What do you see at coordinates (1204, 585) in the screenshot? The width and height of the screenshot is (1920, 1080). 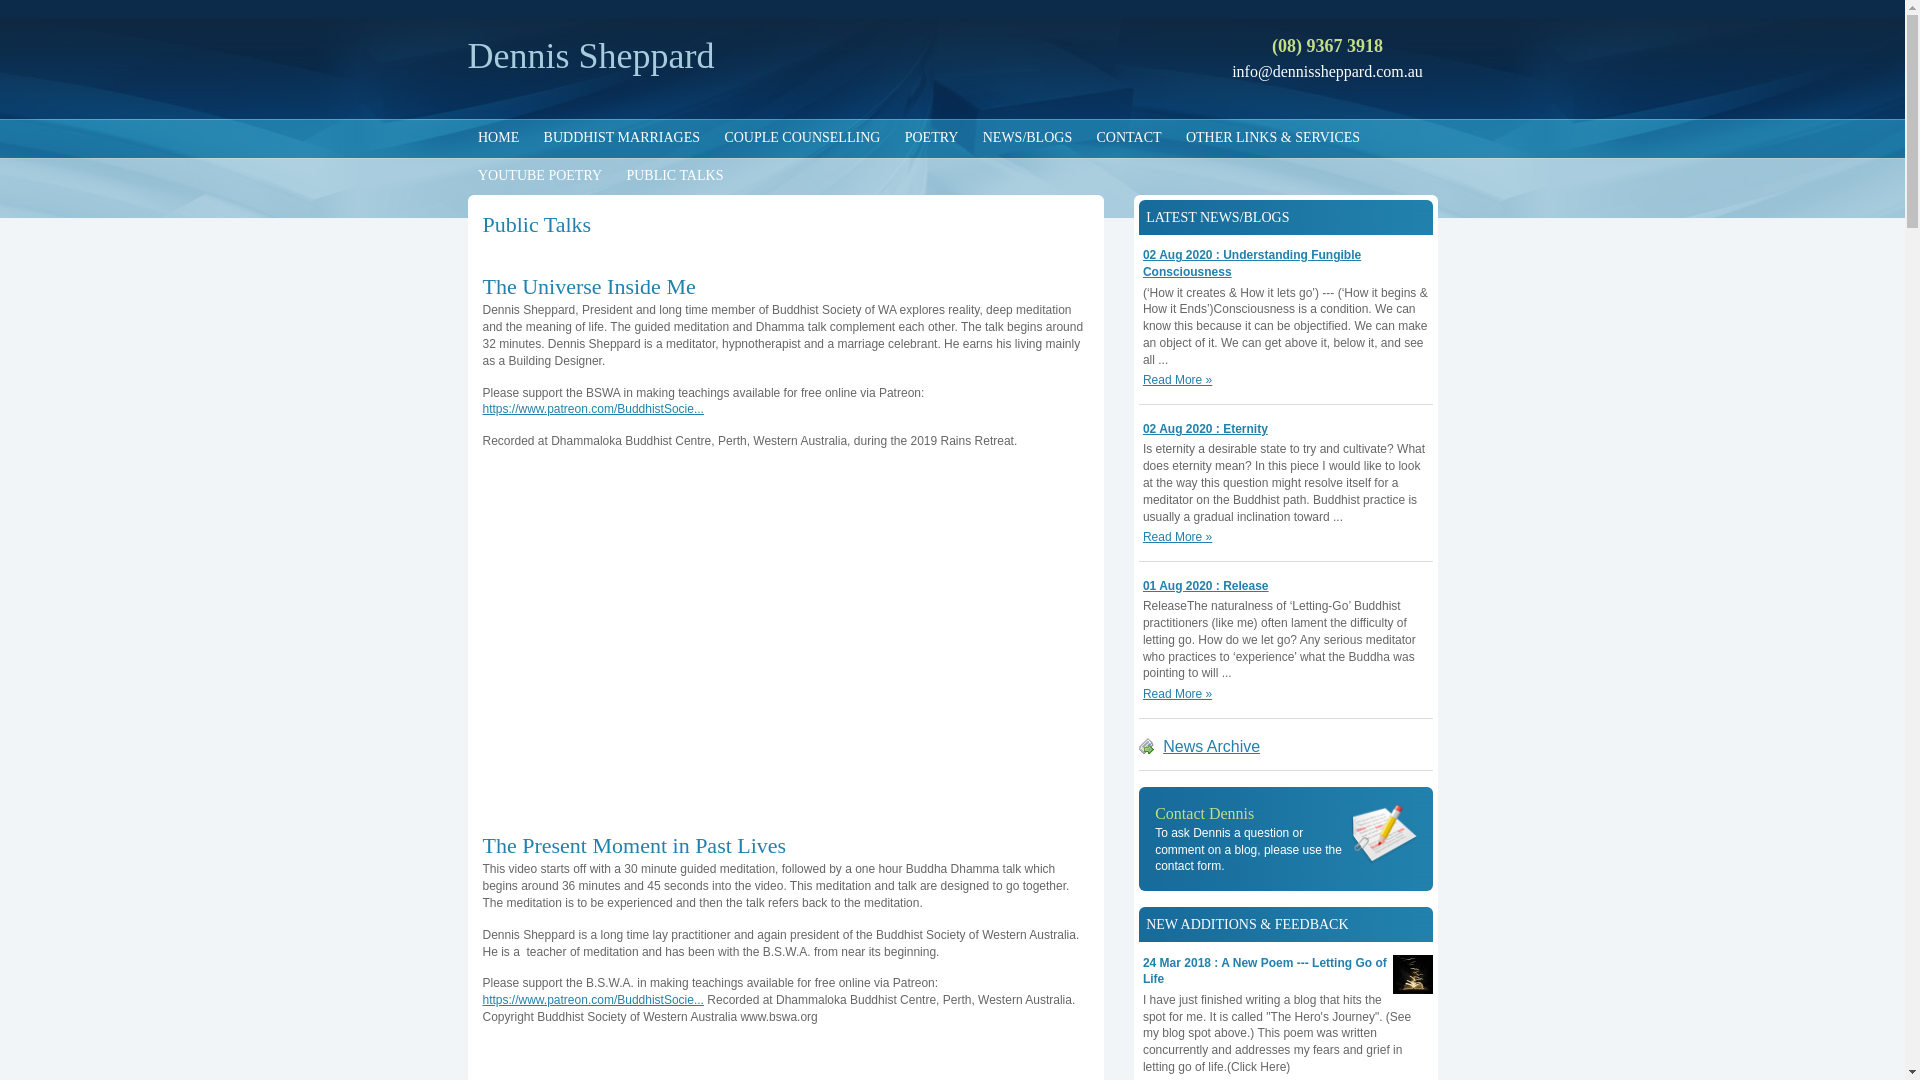 I see `'01 Aug 2020 : Release'` at bounding box center [1204, 585].